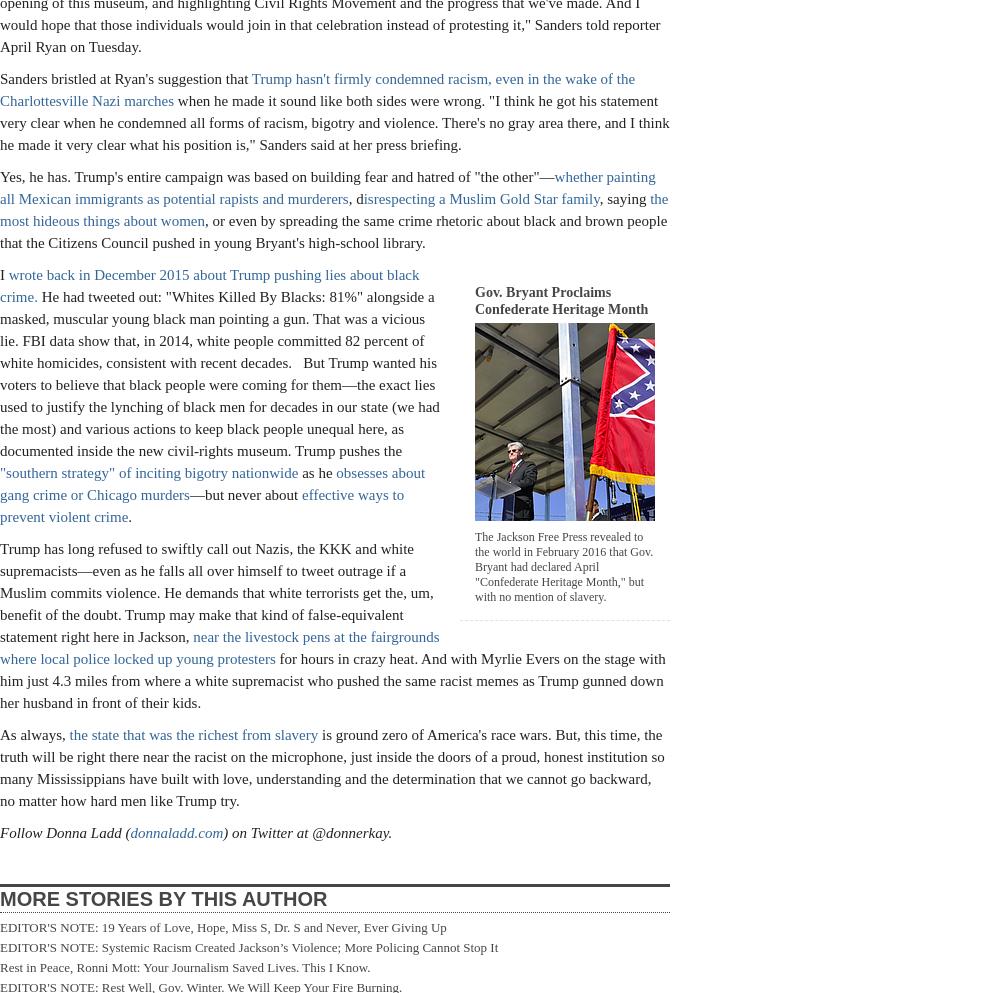  What do you see at coordinates (333, 209) in the screenshot?
I see `'the most hideous things about women'` at bounding box center [333, 209].